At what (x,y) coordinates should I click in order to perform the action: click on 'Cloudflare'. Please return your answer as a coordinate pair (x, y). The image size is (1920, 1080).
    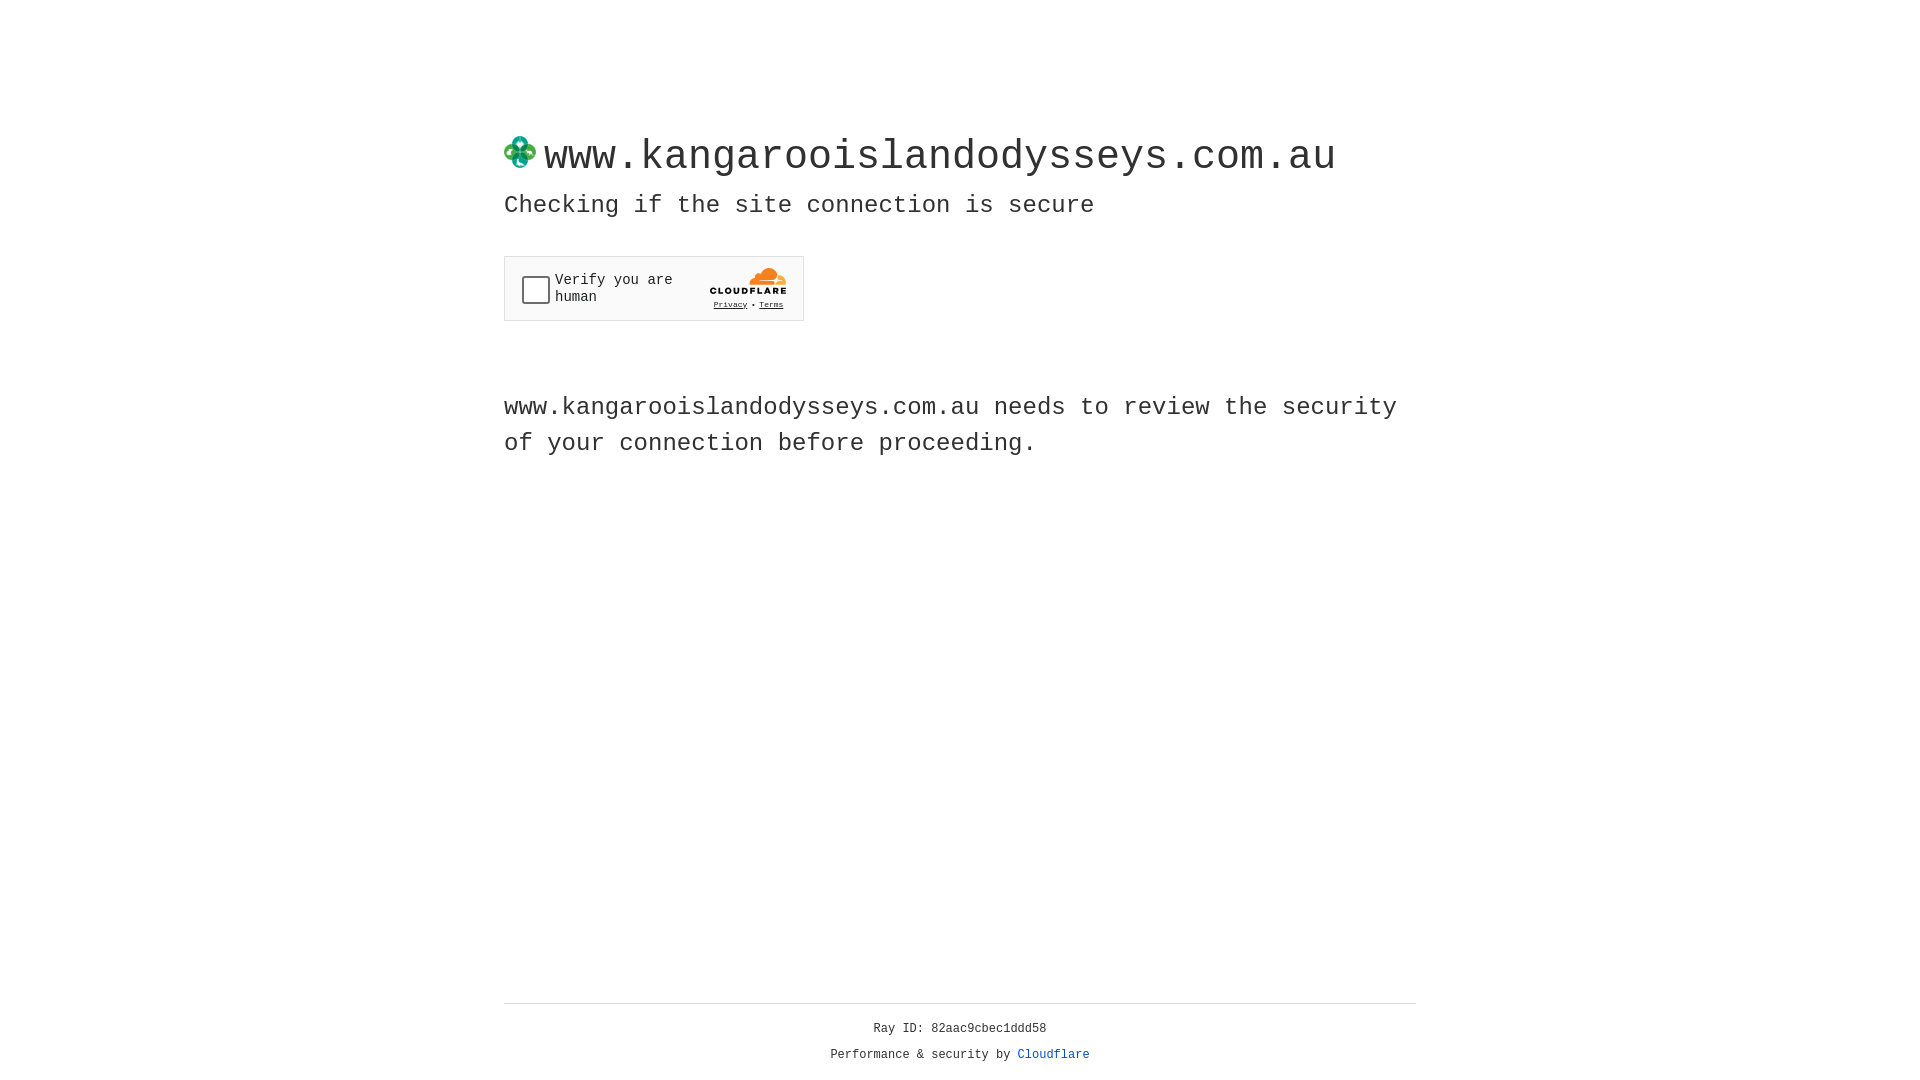
    Looking at the image, I should click on (1053, 1054).